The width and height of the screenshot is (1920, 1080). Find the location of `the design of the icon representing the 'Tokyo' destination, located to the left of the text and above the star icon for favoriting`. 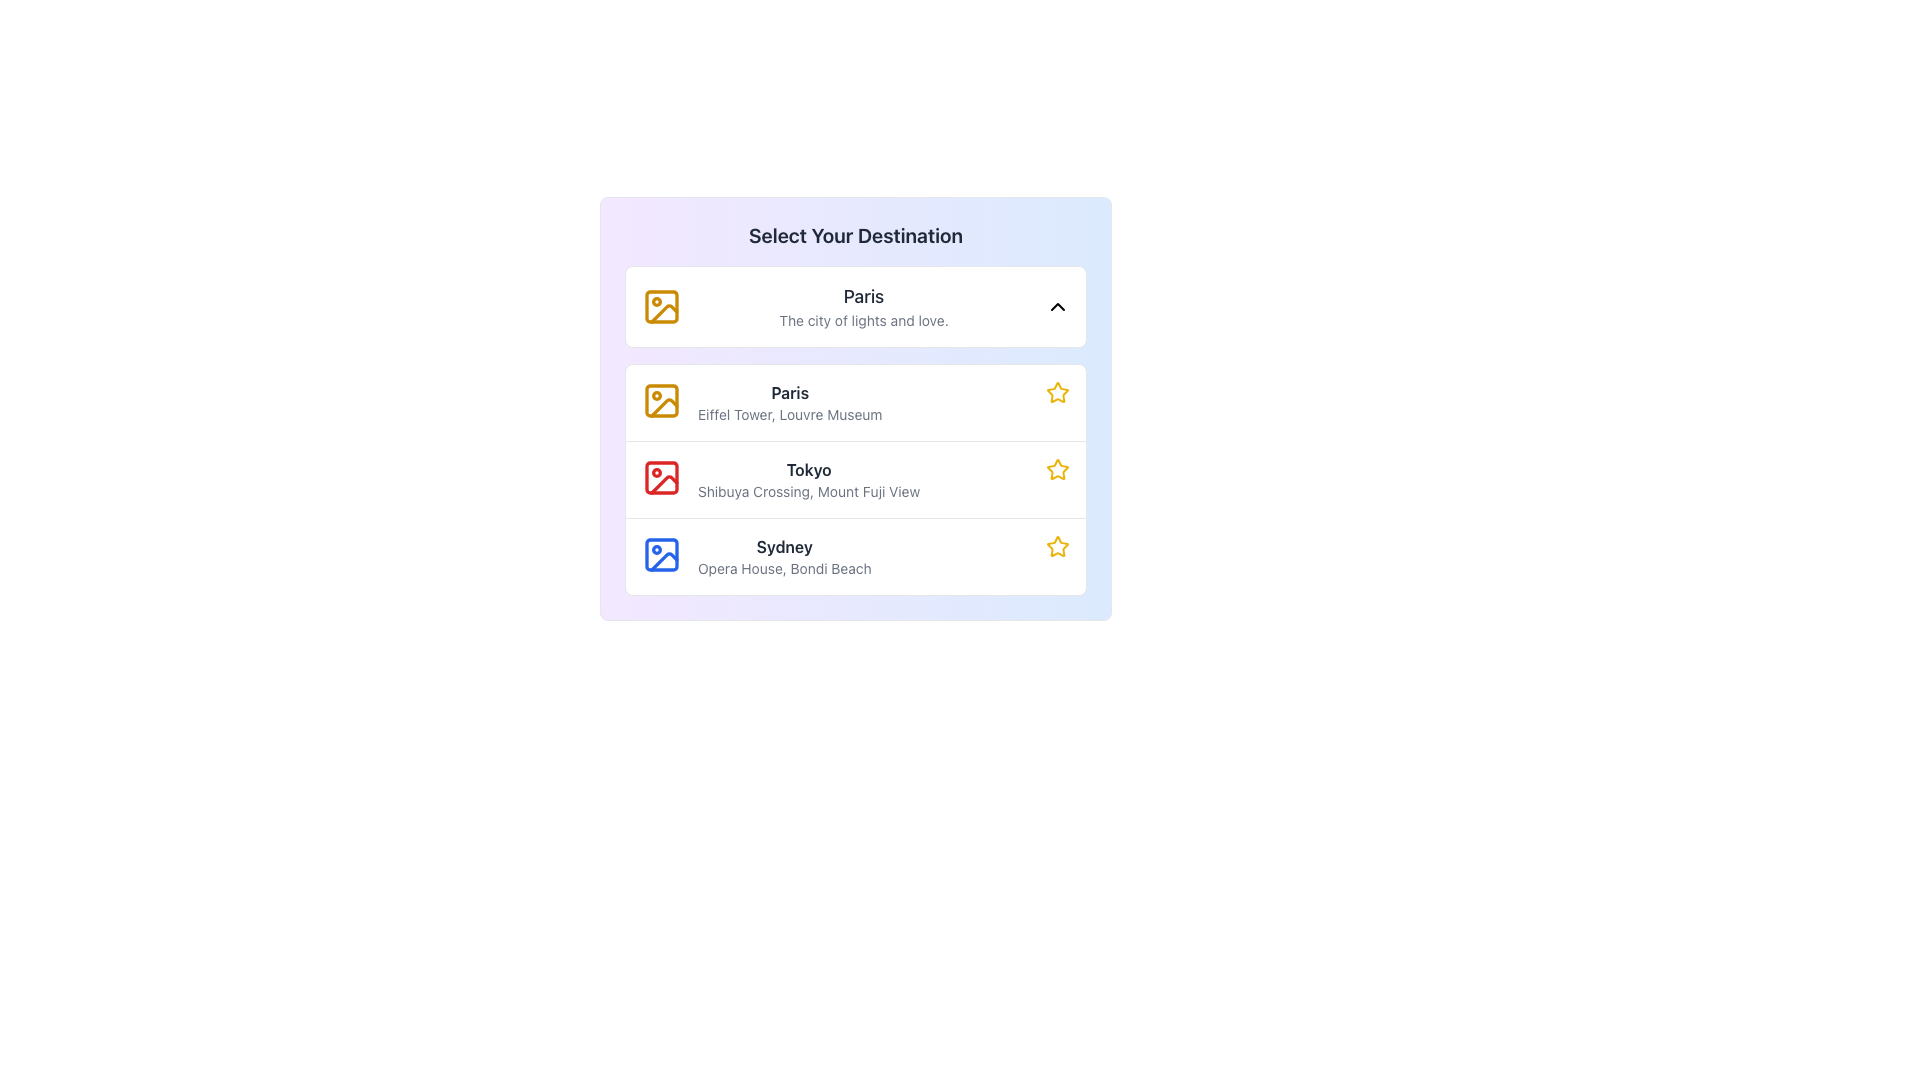

the design of the icon representing the 'Tokyo' destination, located to the left of the text and above the star icon for favoriting is located at coordinates (662, 478).